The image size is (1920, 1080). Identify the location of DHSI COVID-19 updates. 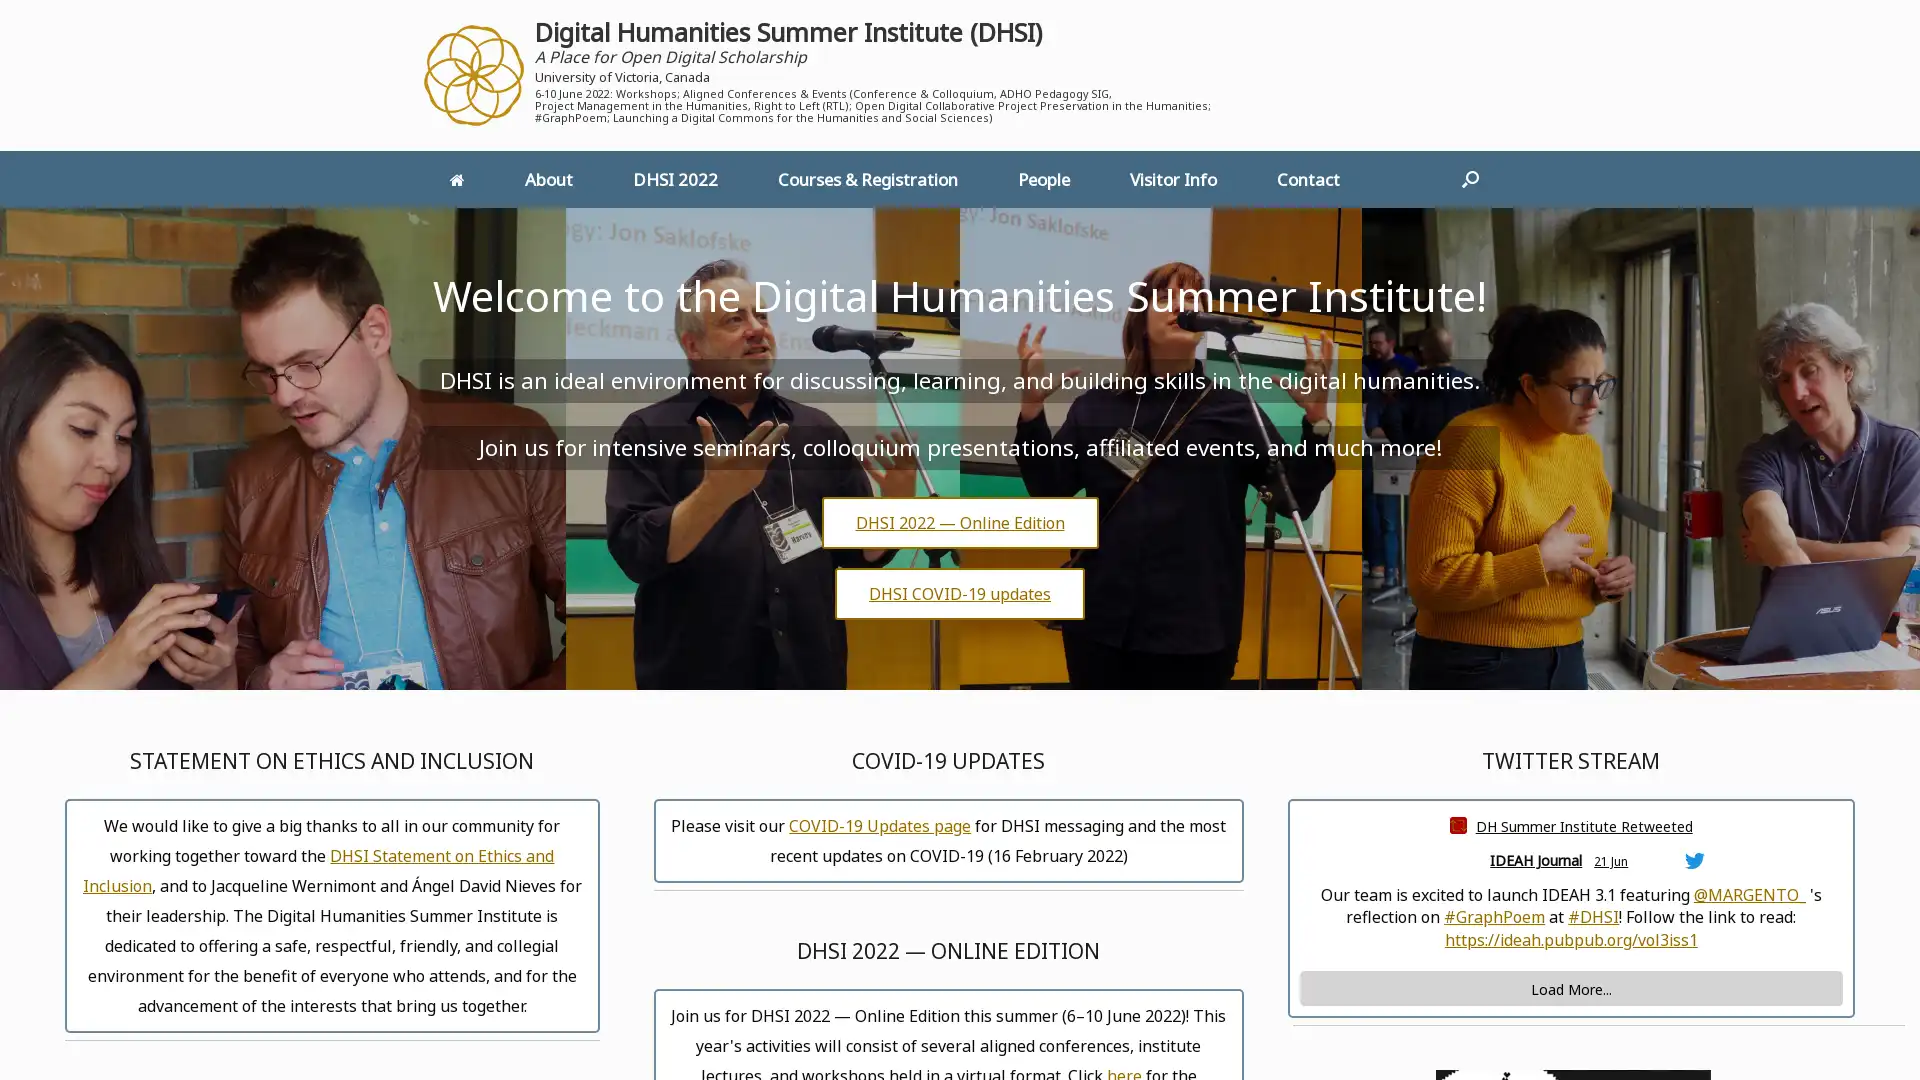
(960, 592).